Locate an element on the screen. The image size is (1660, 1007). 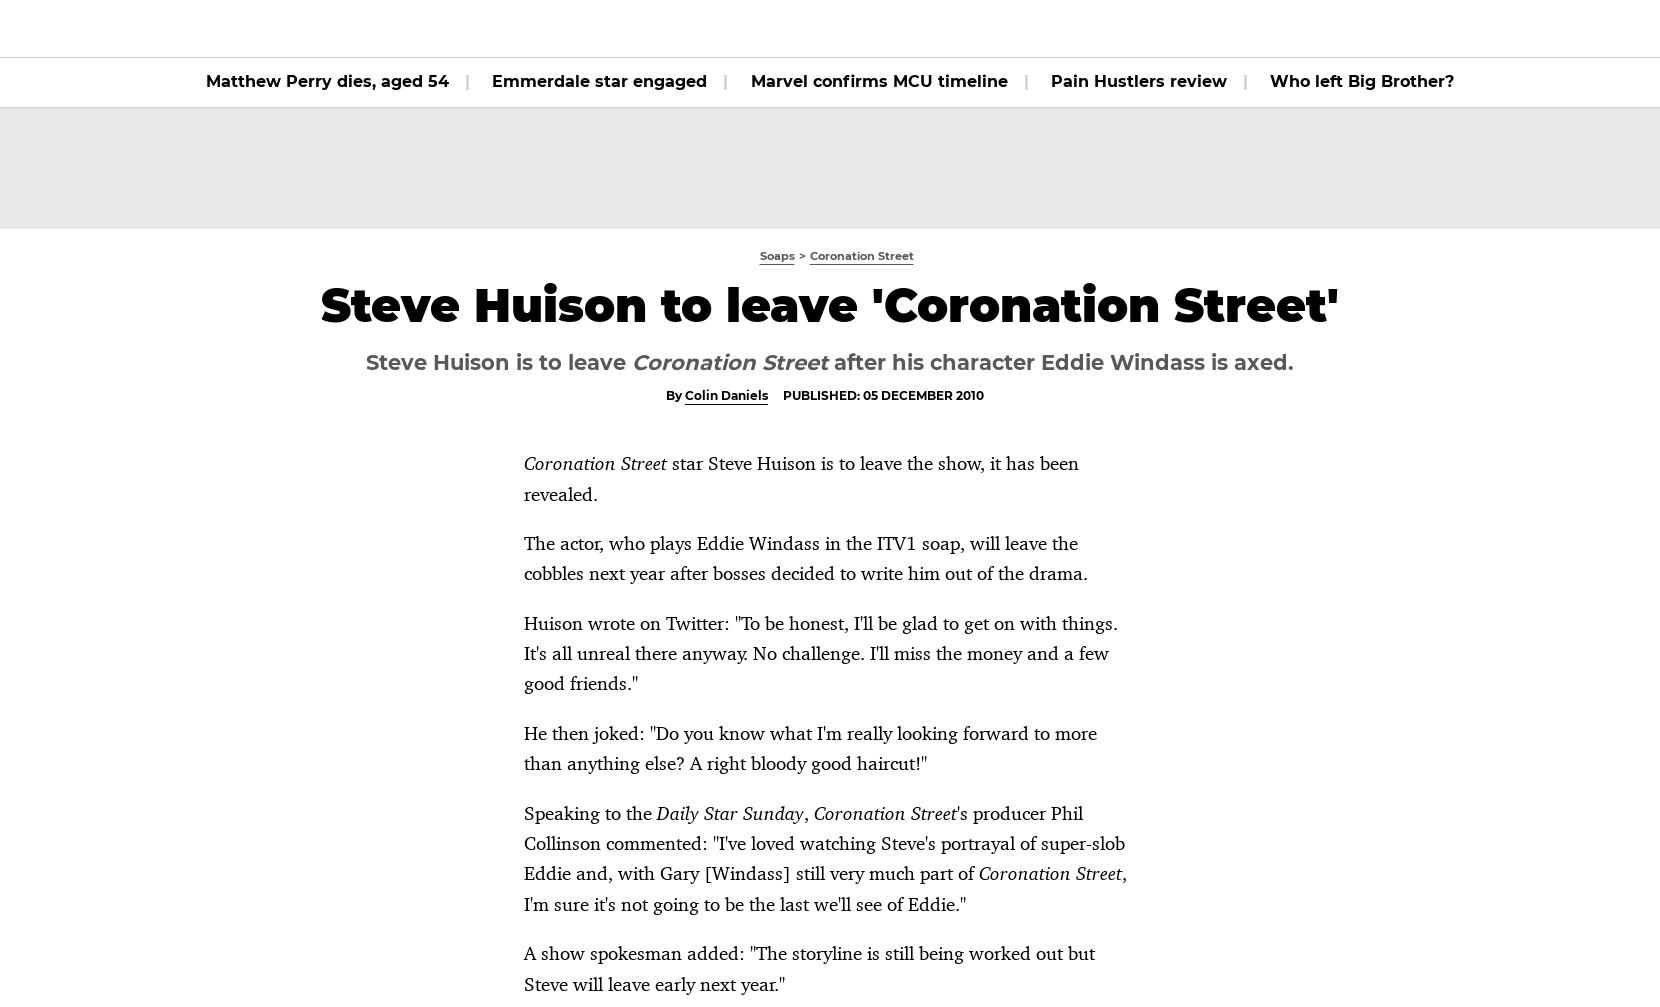
'Movies' is located at coordinates (473, 28).